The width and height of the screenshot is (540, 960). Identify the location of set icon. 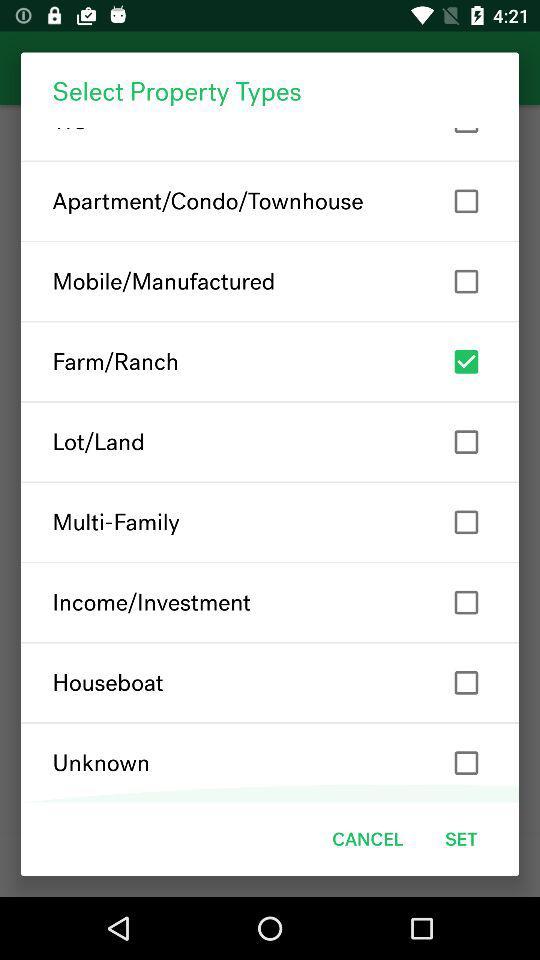
(461, 839).